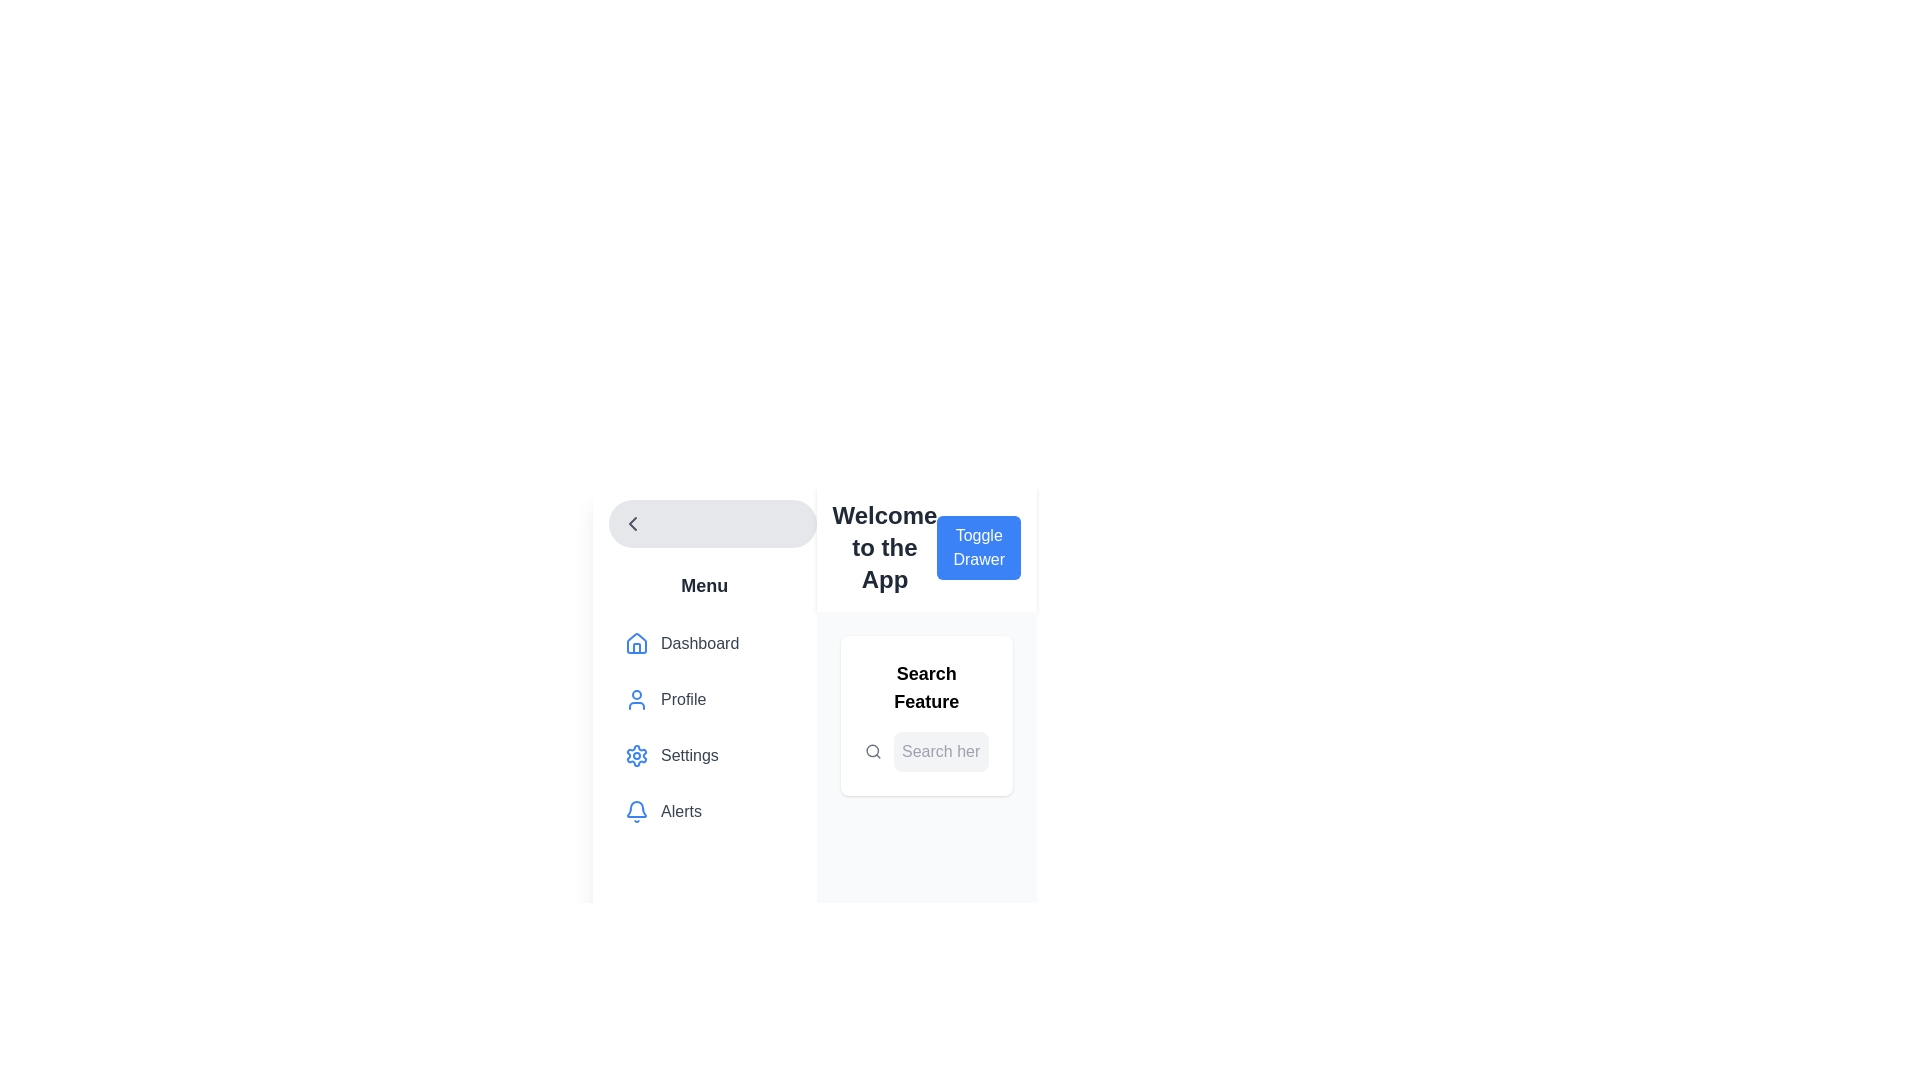 This screenshot has width=1920, height=1080. Describe the element at coordinates (925, 547) in the screenshot. I see `the 'Toggle Drawer' button located on the right side of the 'Welcome to the App' composite element` at that location.